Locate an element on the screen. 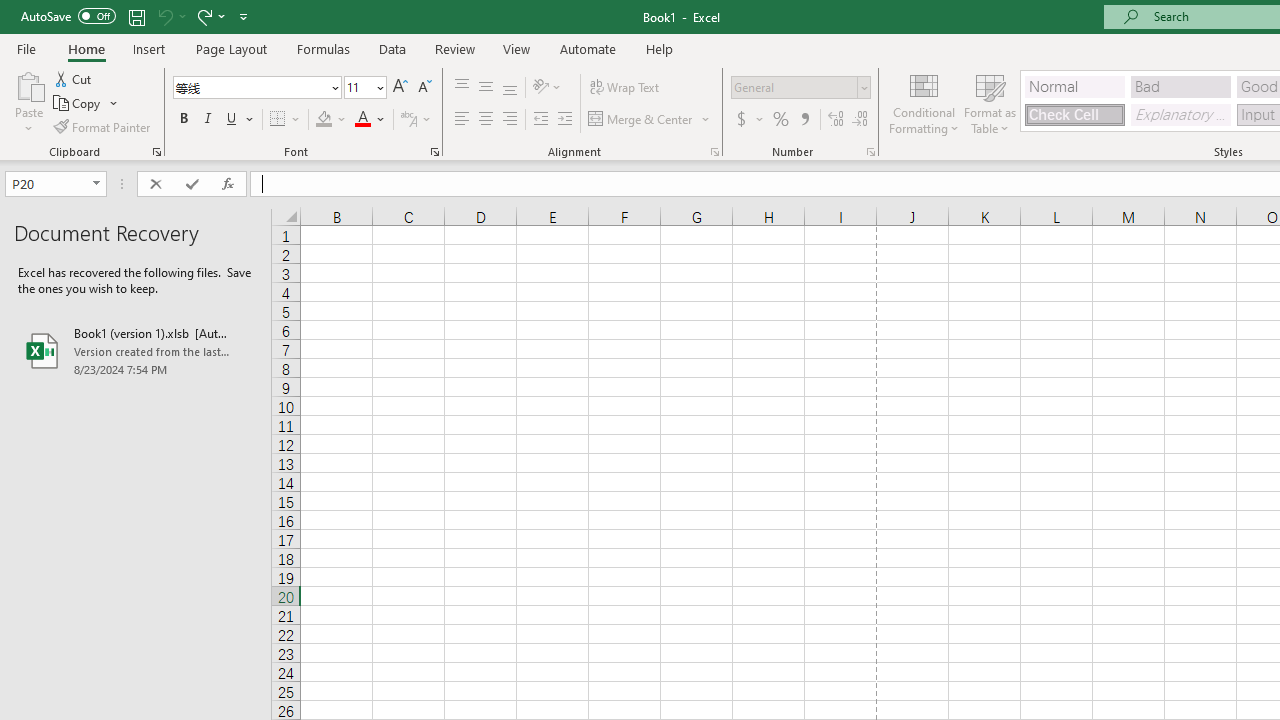  'Check Cell' is located at coordinates (1073, 114).